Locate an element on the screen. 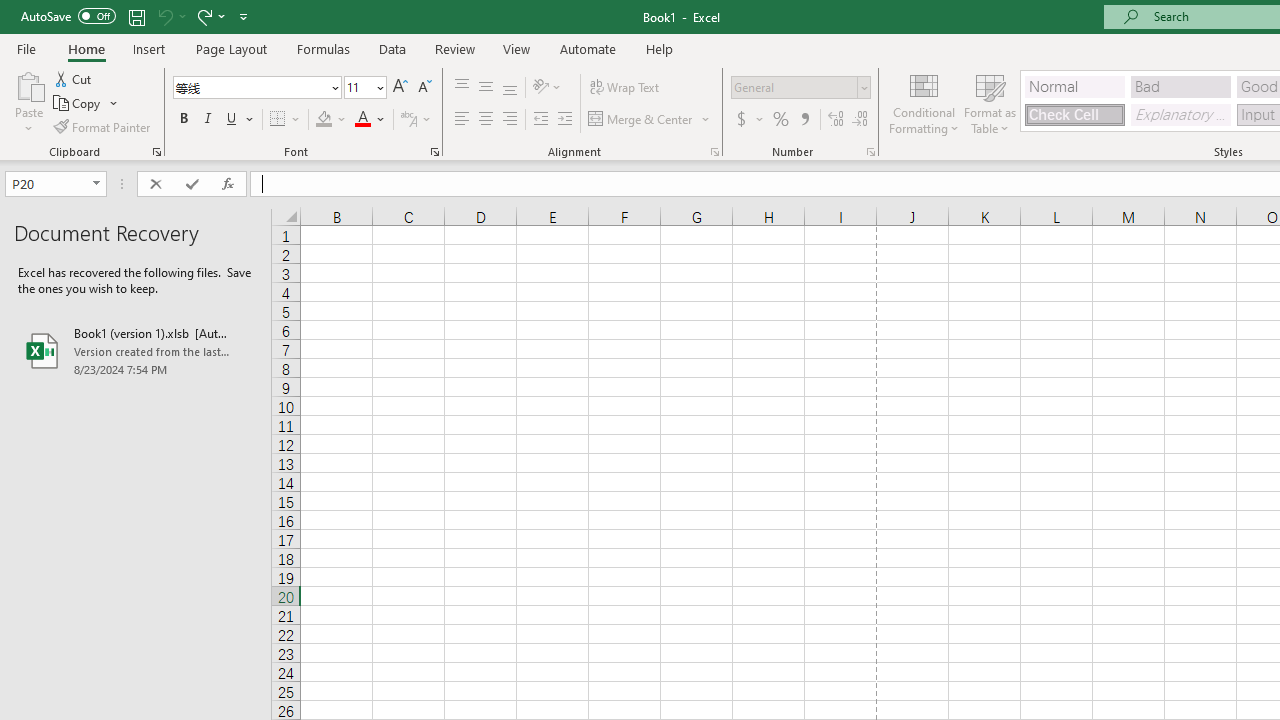  'Check Cell' is located at coordinates (1073, 114).